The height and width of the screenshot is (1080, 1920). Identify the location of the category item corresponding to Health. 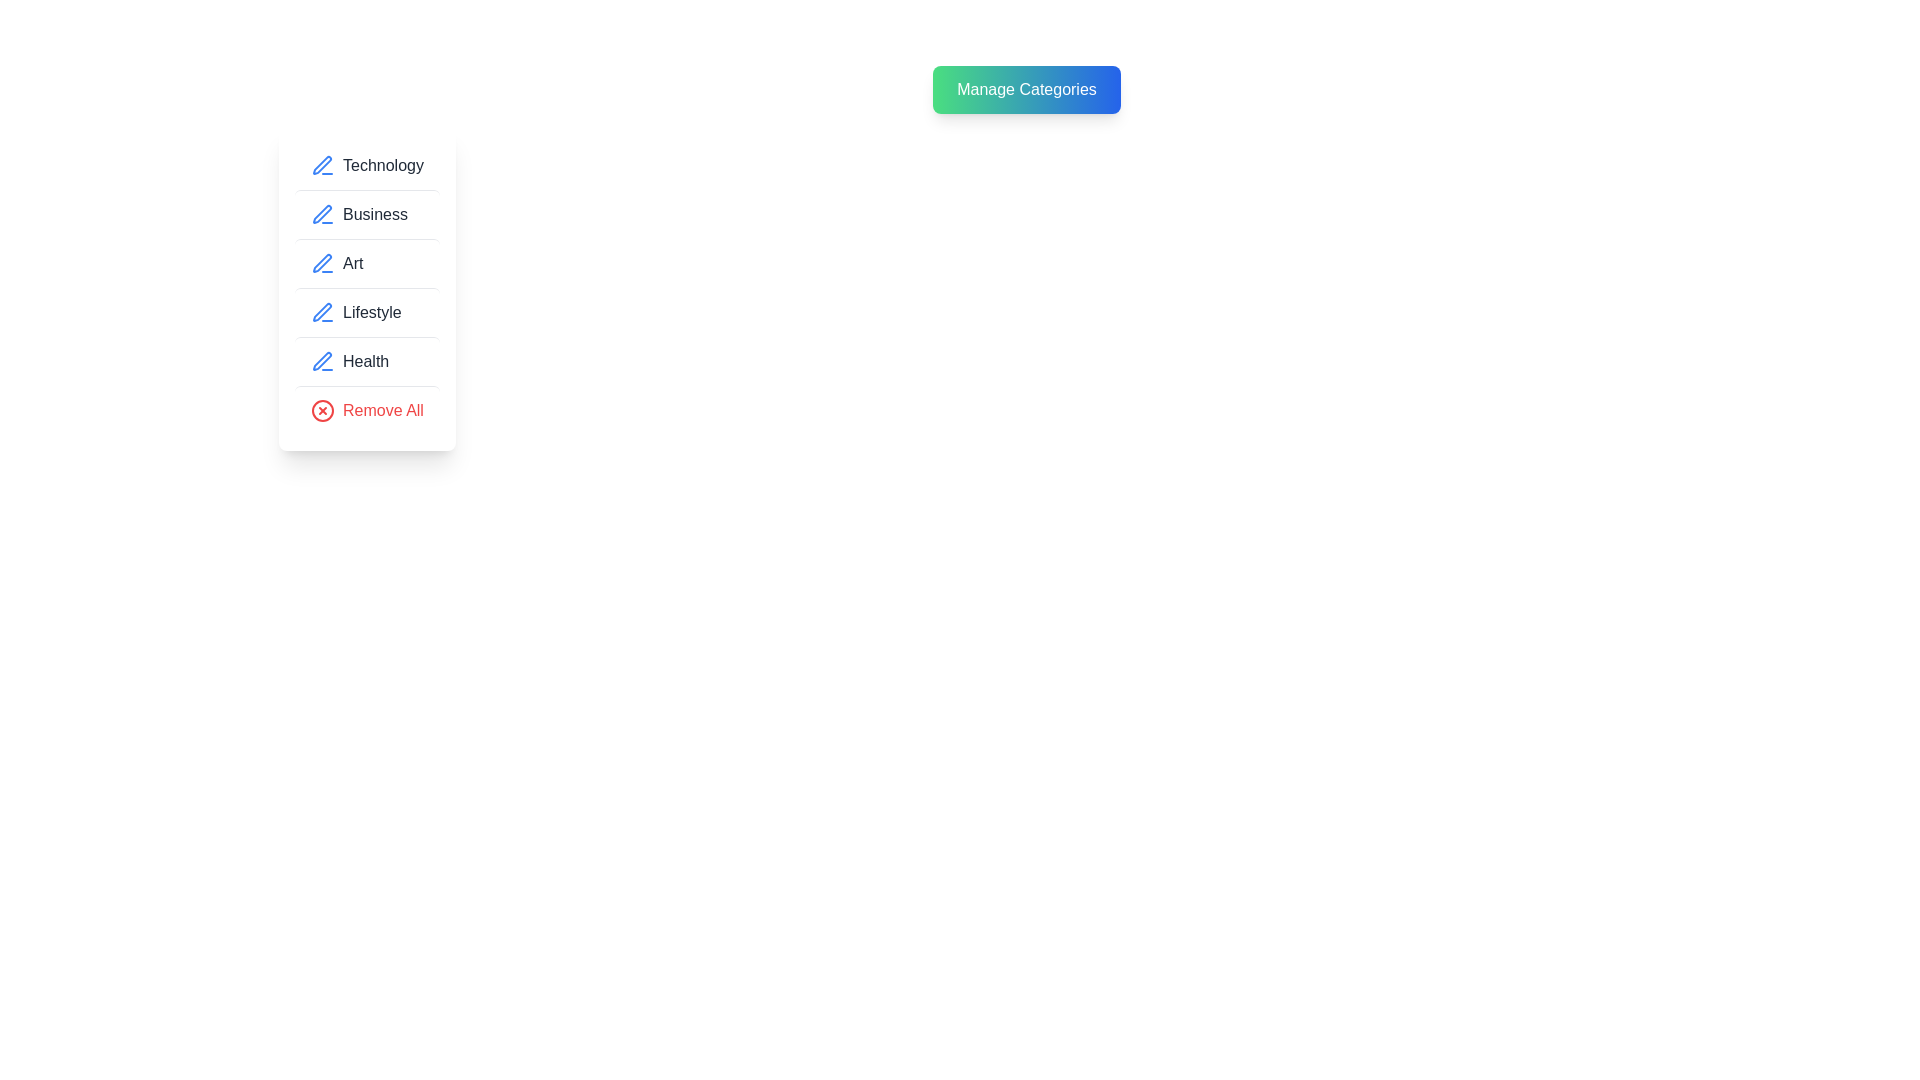
(366, 361).